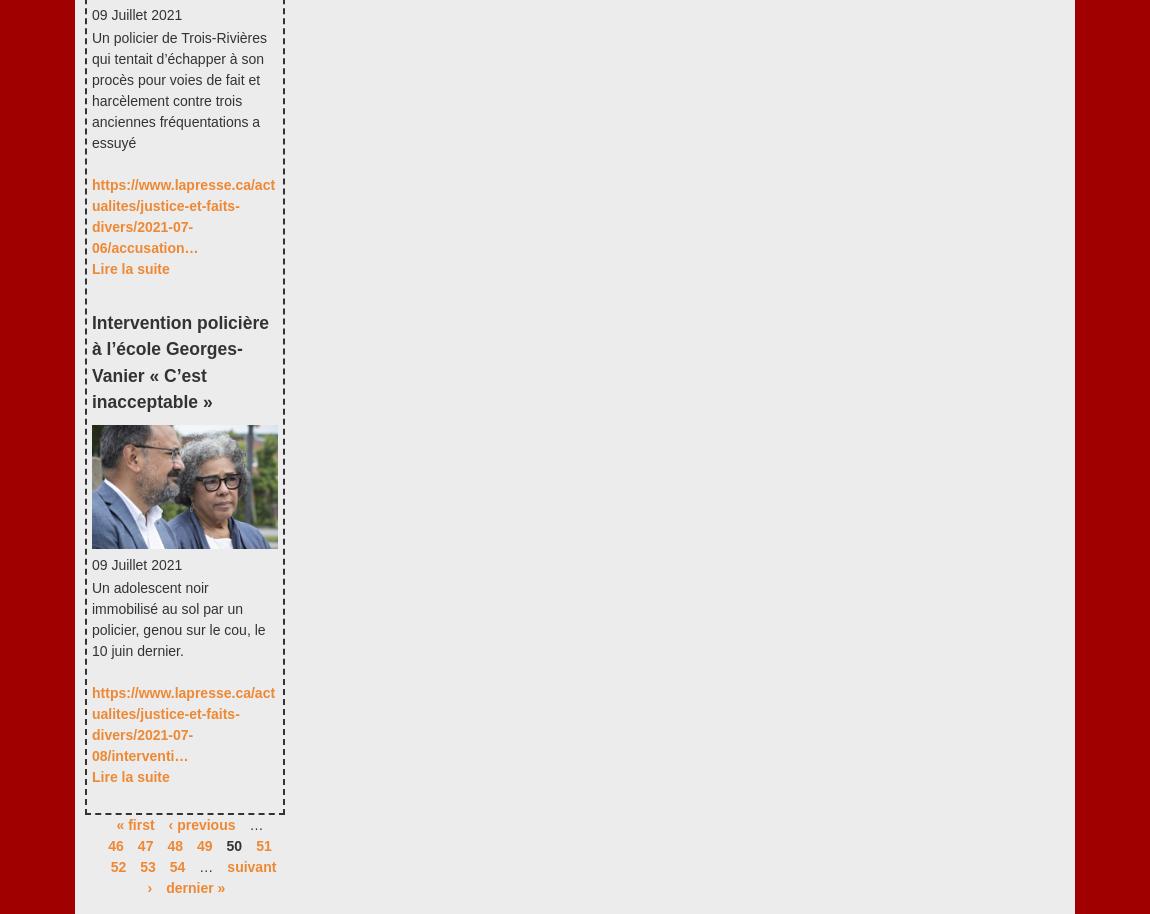  I want to click on 'Intervention policière à l’école Georges-Vanier « C’est inacceptable »', so click(178, 361).